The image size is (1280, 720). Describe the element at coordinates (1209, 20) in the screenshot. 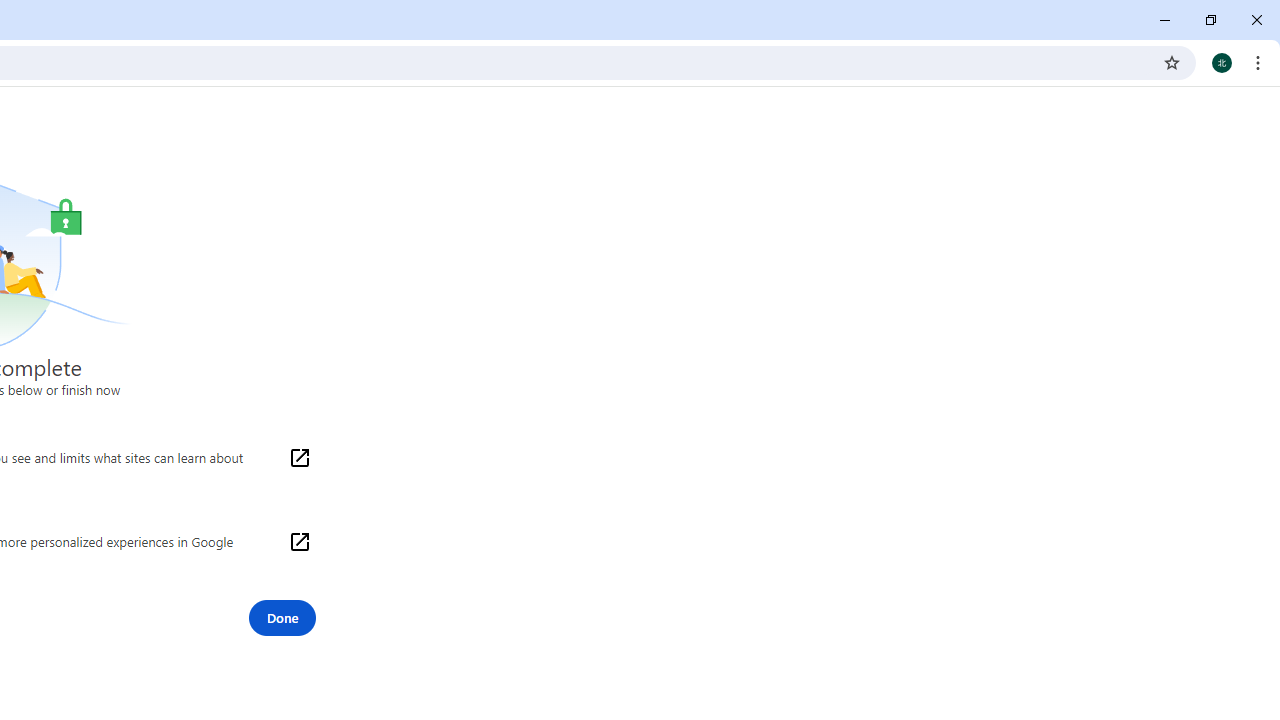

I see `'Restore'` at that location.